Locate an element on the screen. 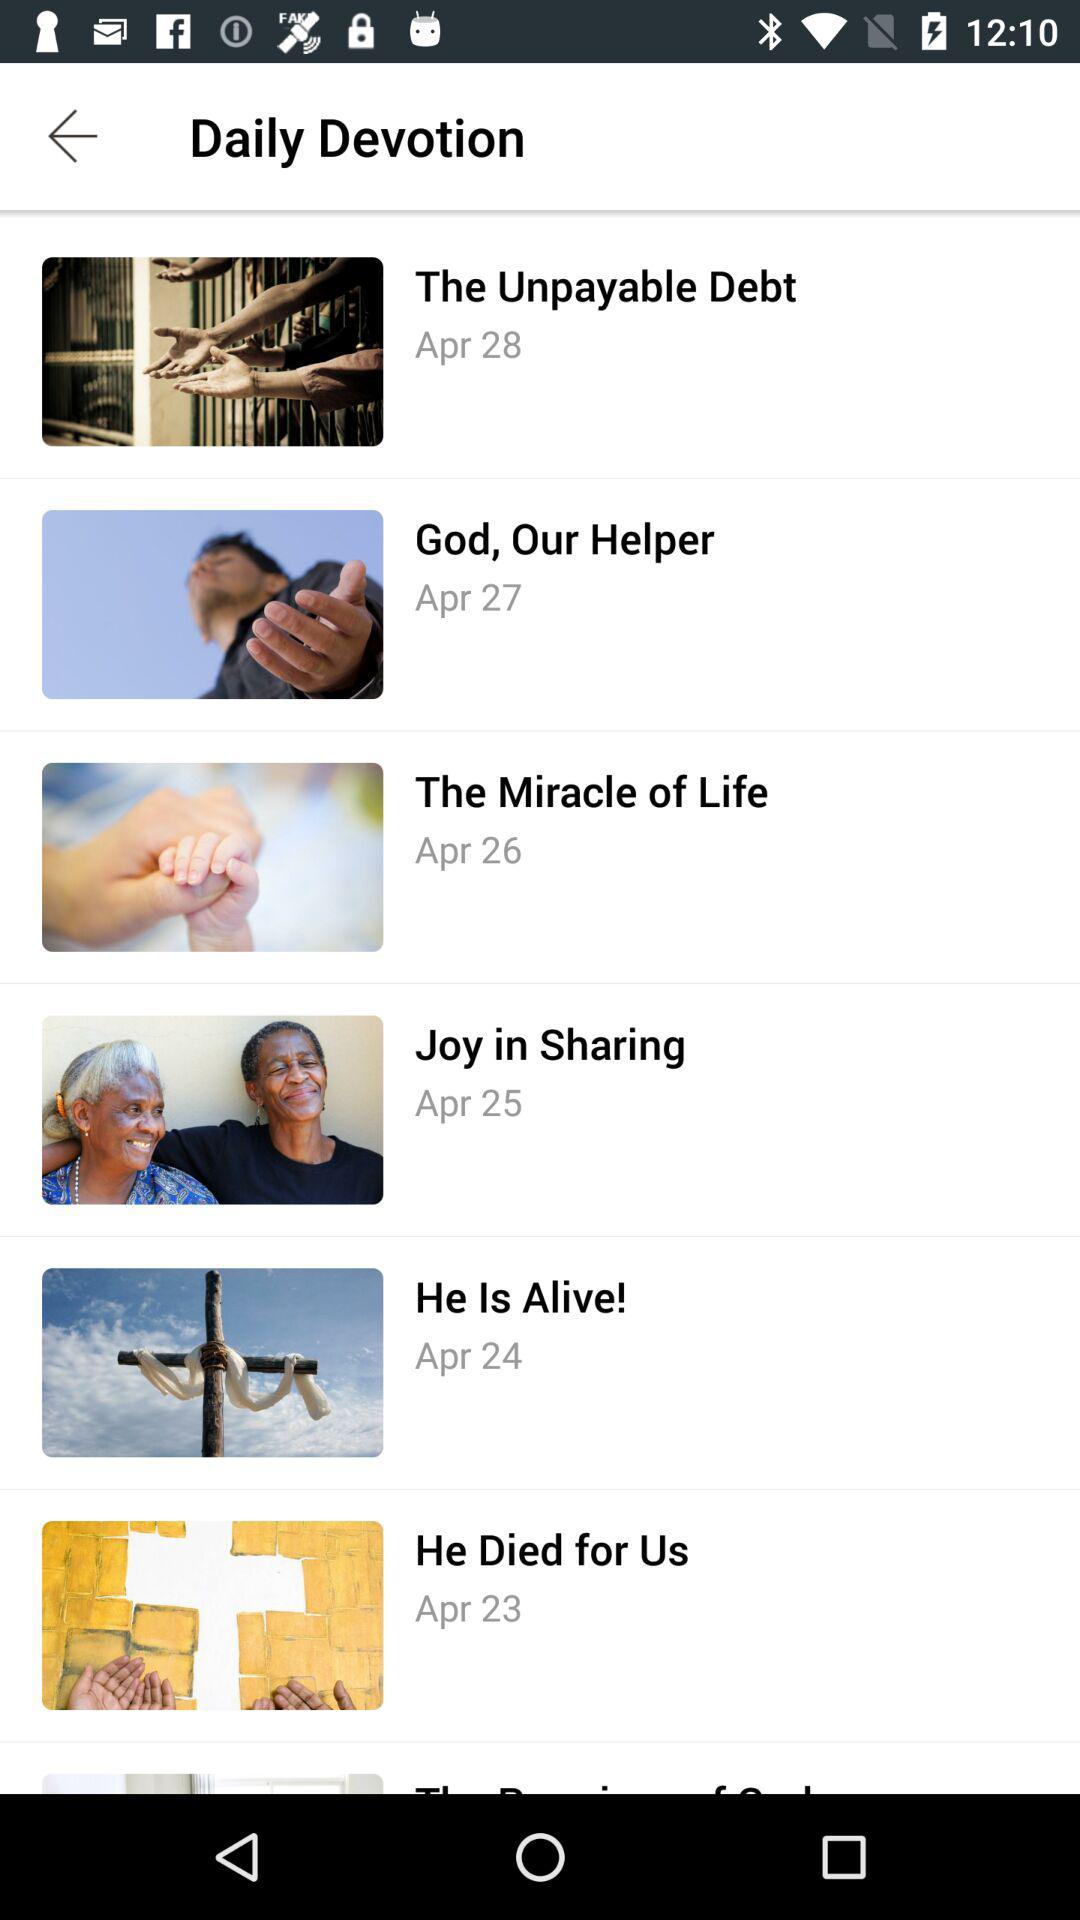  item below the the unpayable debt item is located at coordinates (468, 343).